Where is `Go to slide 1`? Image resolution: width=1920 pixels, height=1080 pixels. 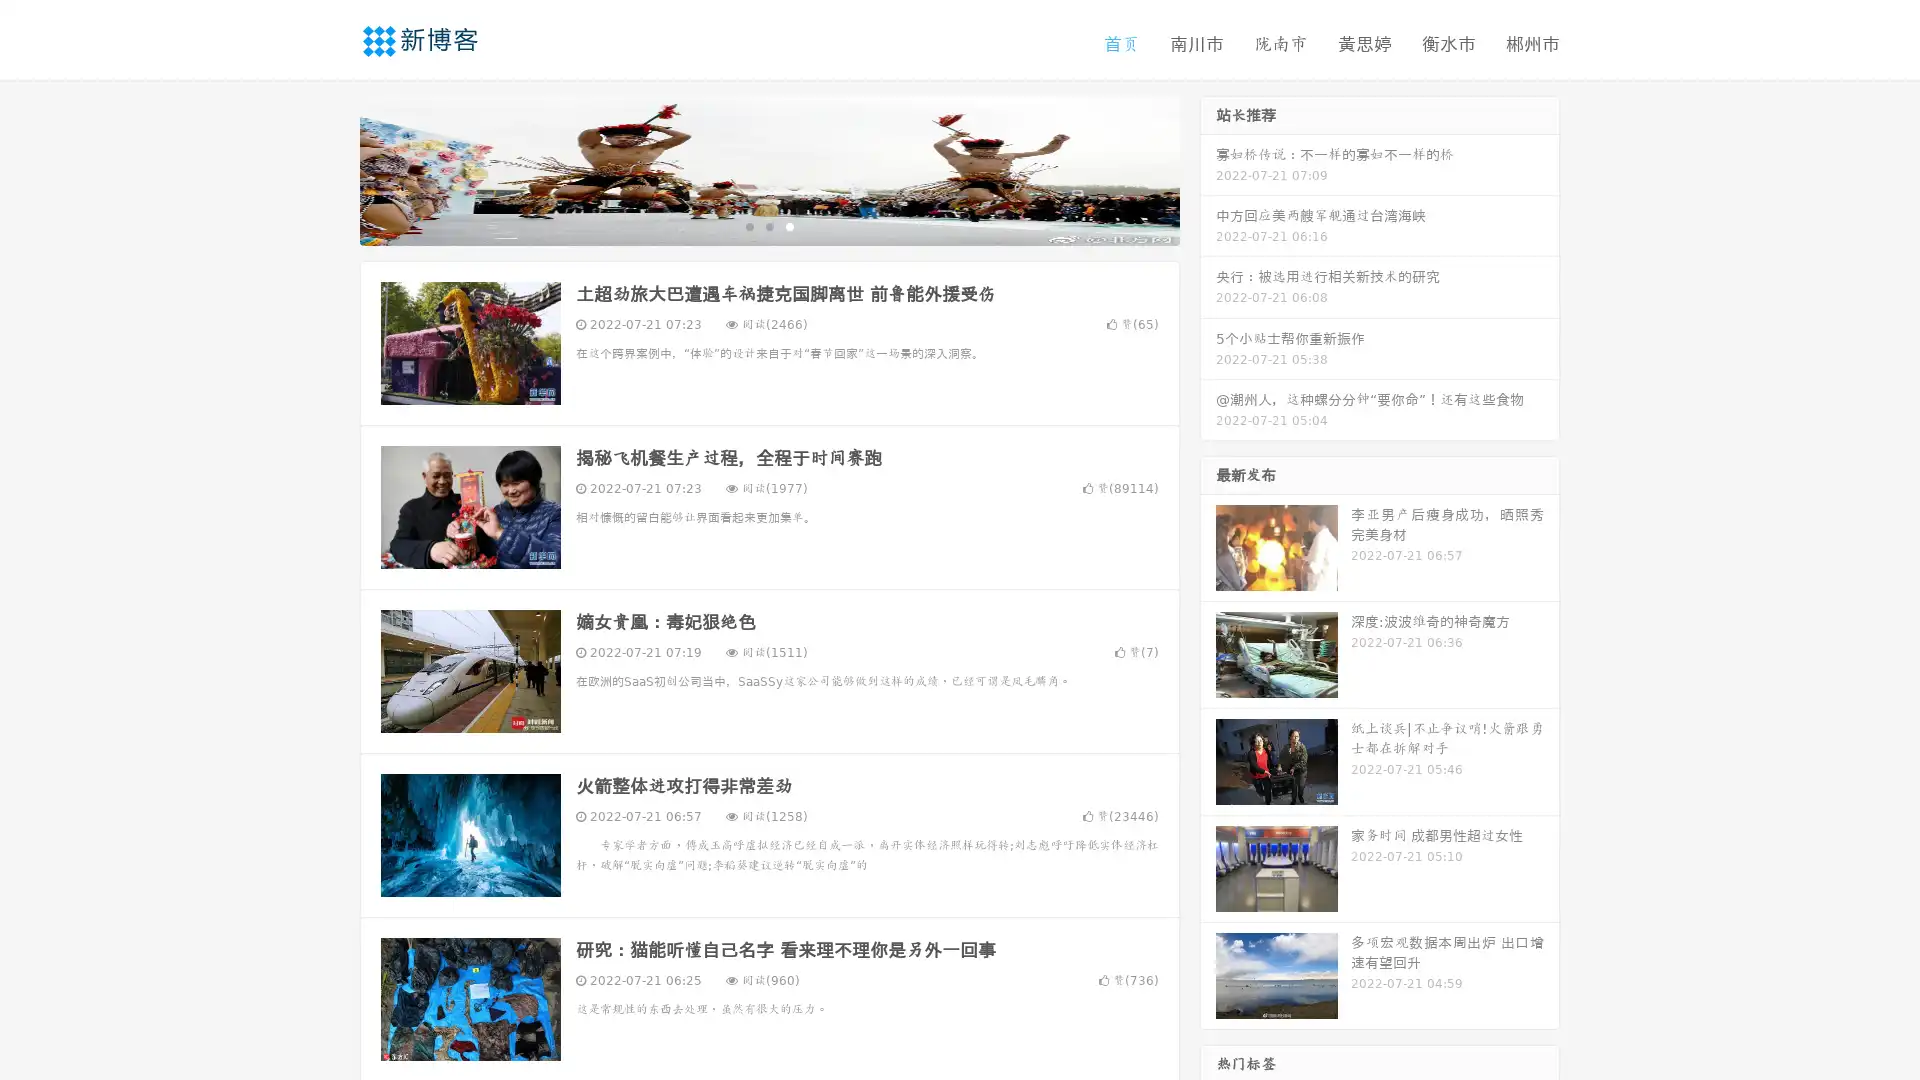
Go to slide 1 is located at coordinates (748, 225).